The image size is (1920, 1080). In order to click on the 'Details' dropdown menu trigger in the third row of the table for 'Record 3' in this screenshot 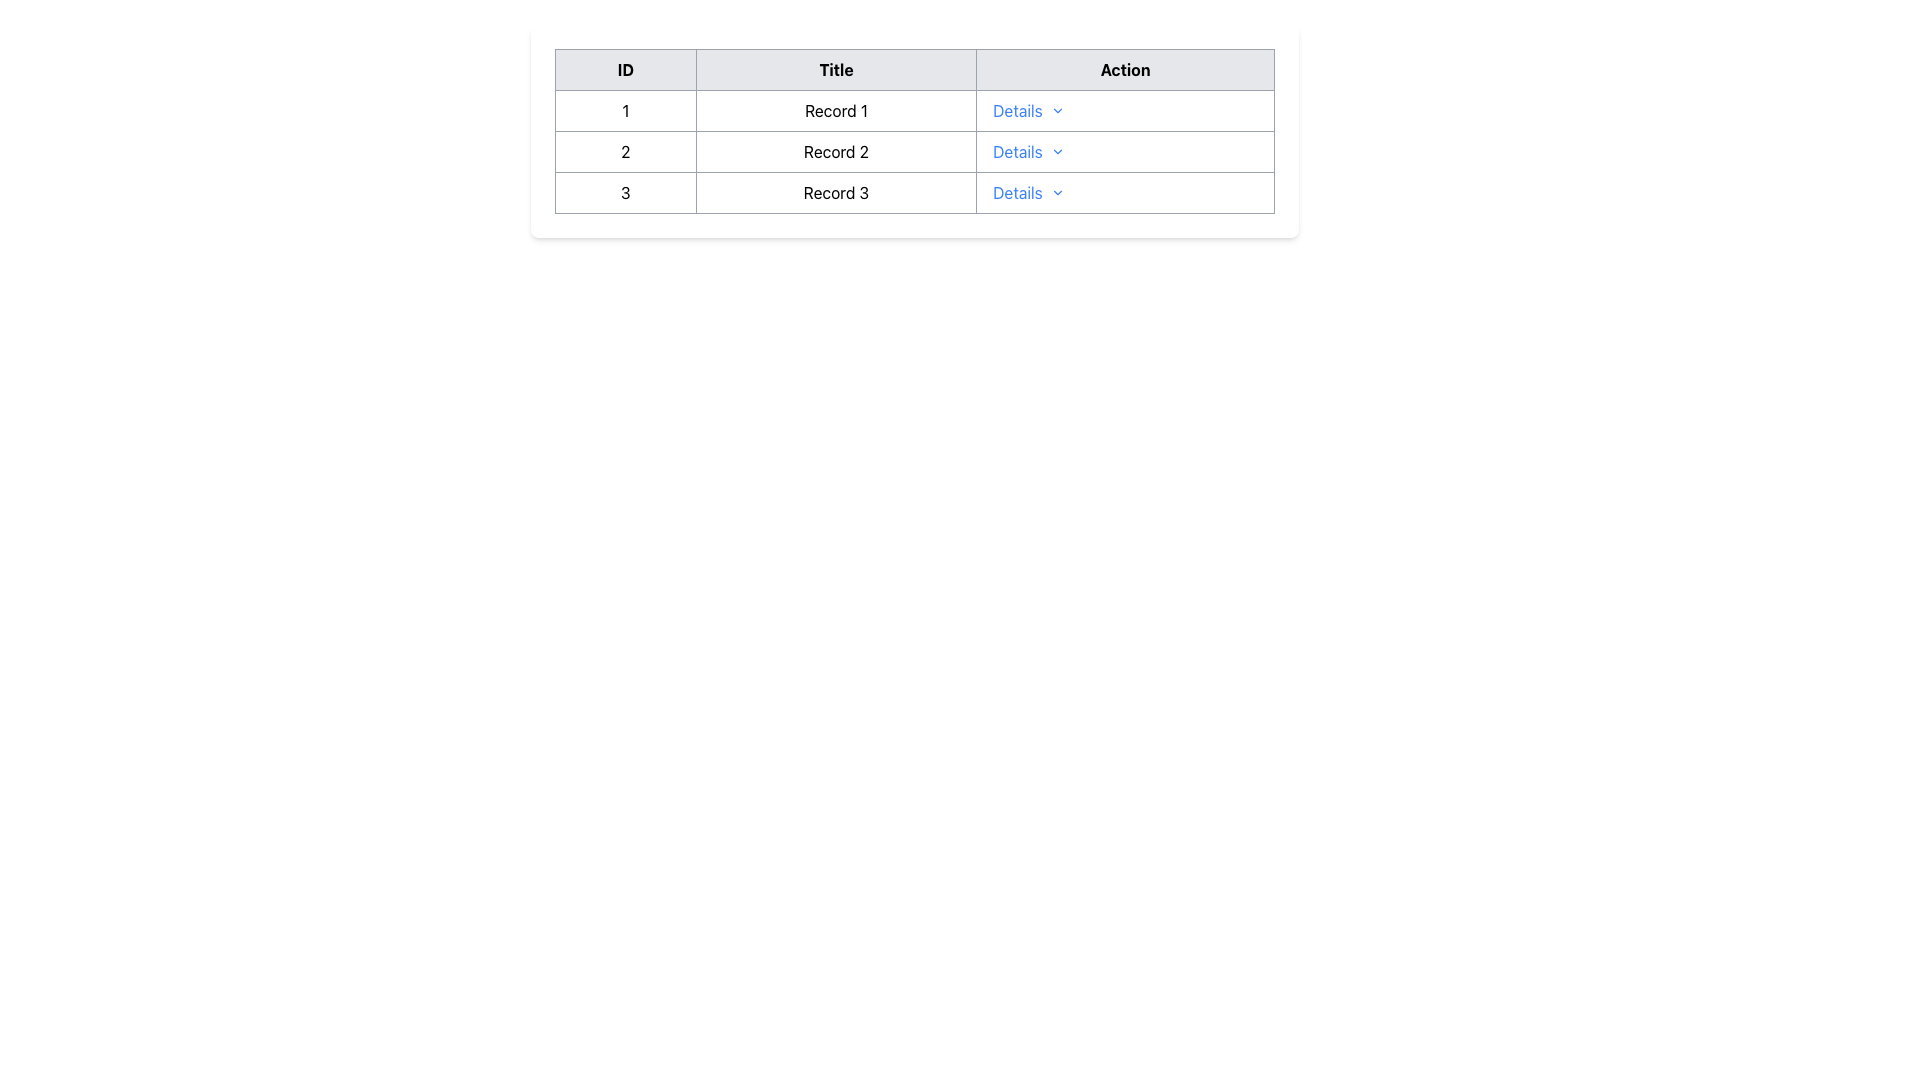, I will do `click(1125, 192)`.